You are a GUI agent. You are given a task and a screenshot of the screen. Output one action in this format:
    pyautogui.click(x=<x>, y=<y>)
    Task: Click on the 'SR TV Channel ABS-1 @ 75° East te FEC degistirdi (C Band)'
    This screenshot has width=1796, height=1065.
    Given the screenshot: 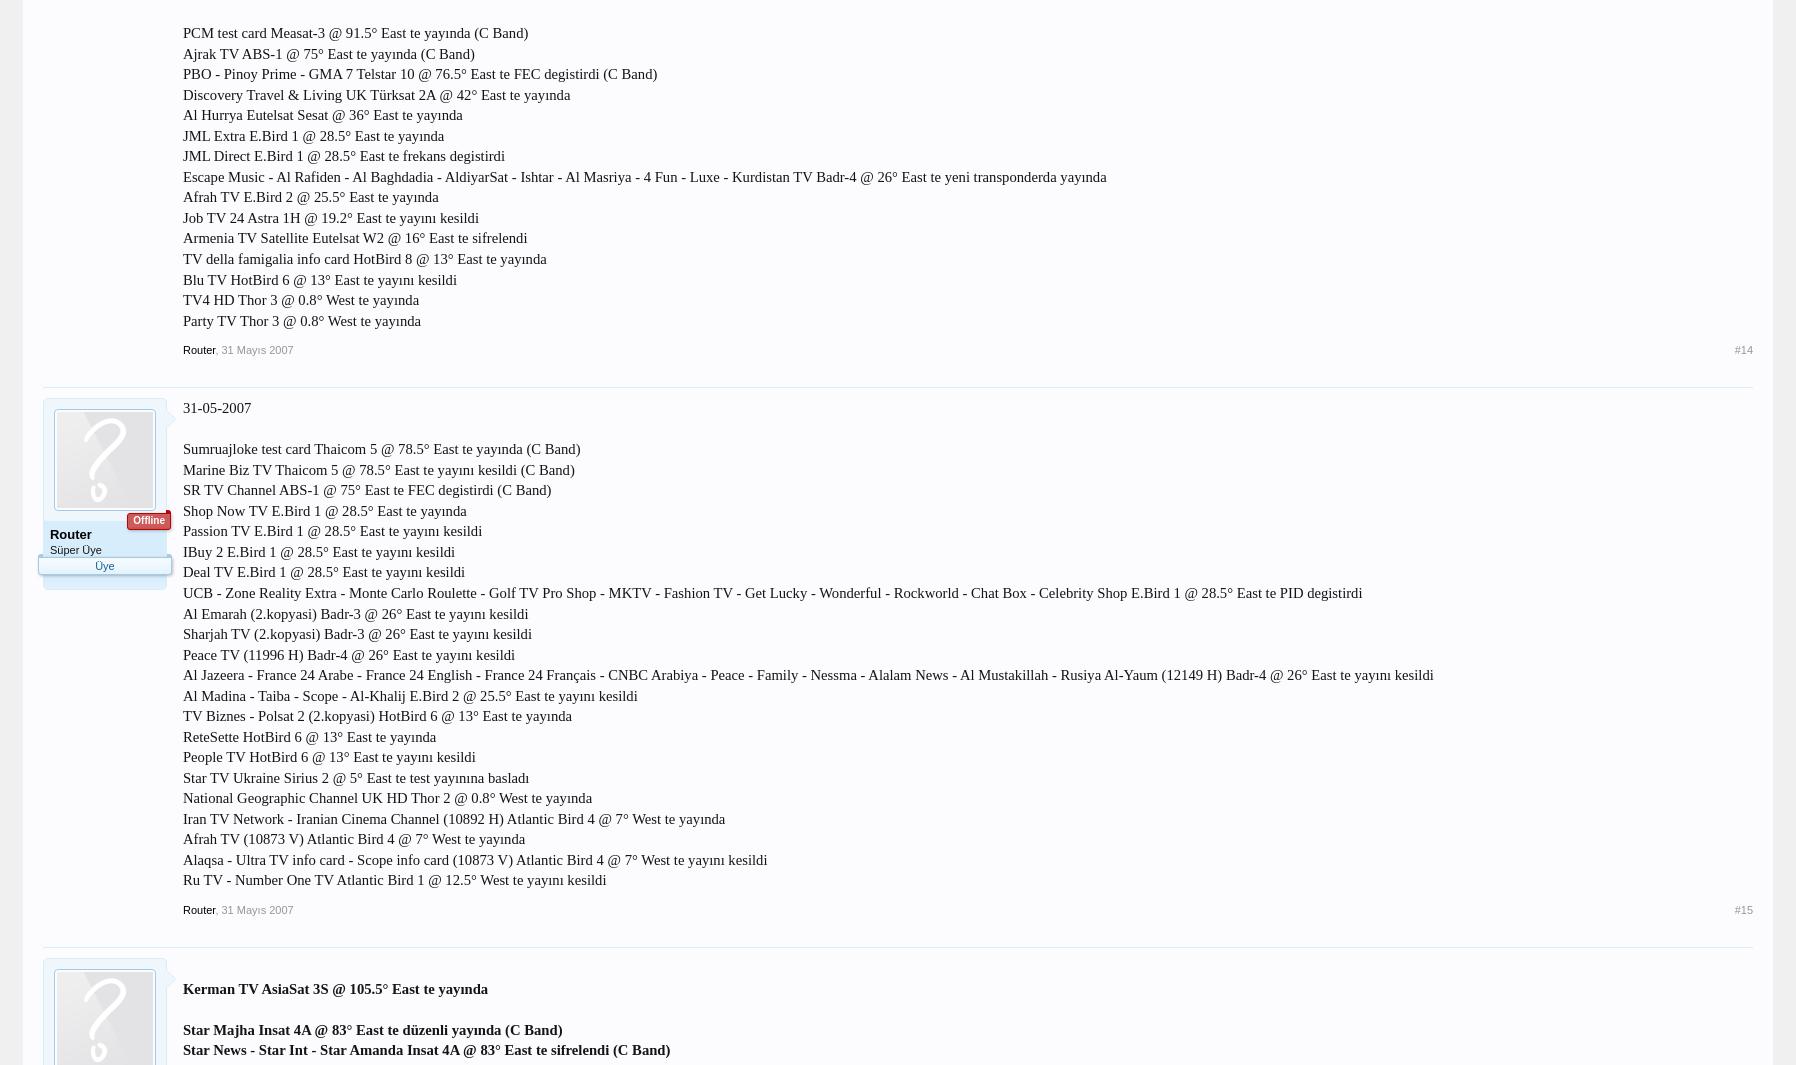 What is the action you would take?
    pyautogui.click(x=180, y=489)
    